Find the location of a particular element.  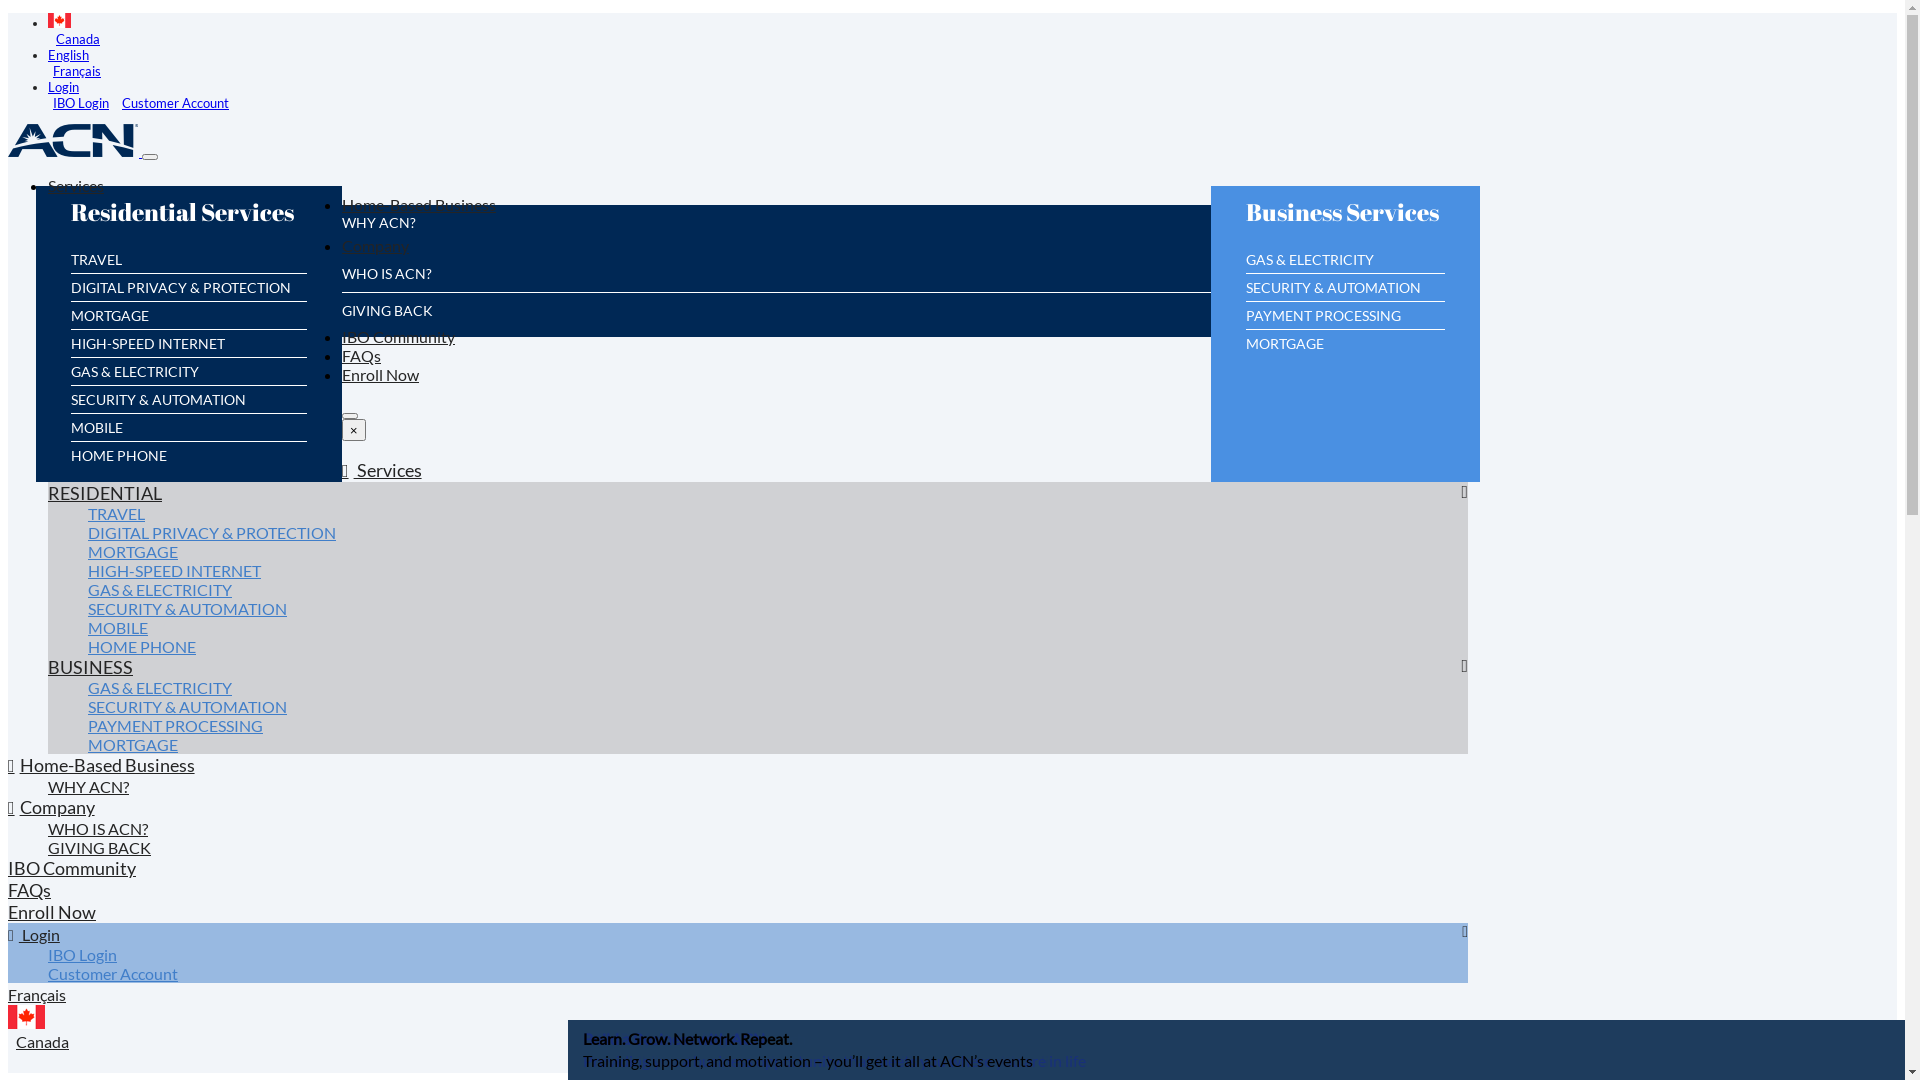

'Services' is located at coordinates (382, 477).